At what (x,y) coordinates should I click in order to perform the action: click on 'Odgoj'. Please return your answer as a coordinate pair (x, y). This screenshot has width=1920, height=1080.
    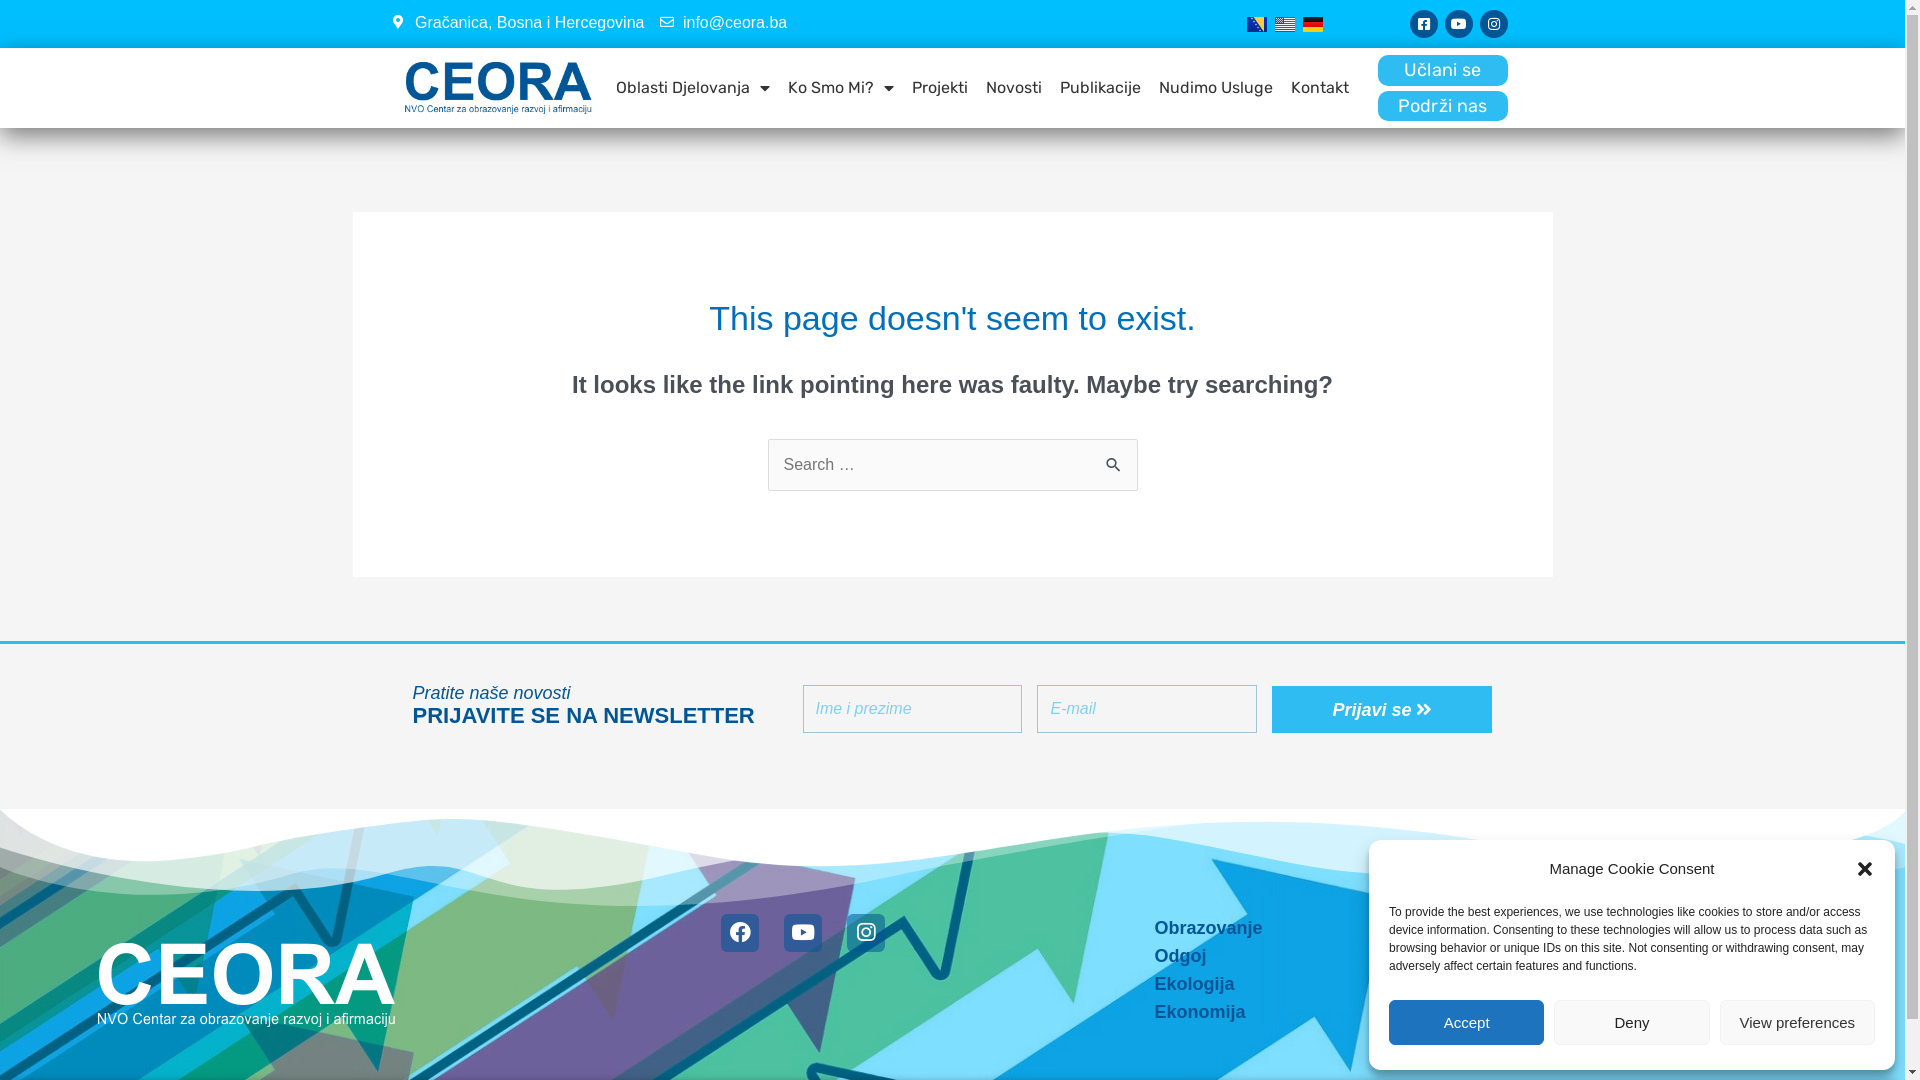
    Looking at the image, I should click on (1133, 955).